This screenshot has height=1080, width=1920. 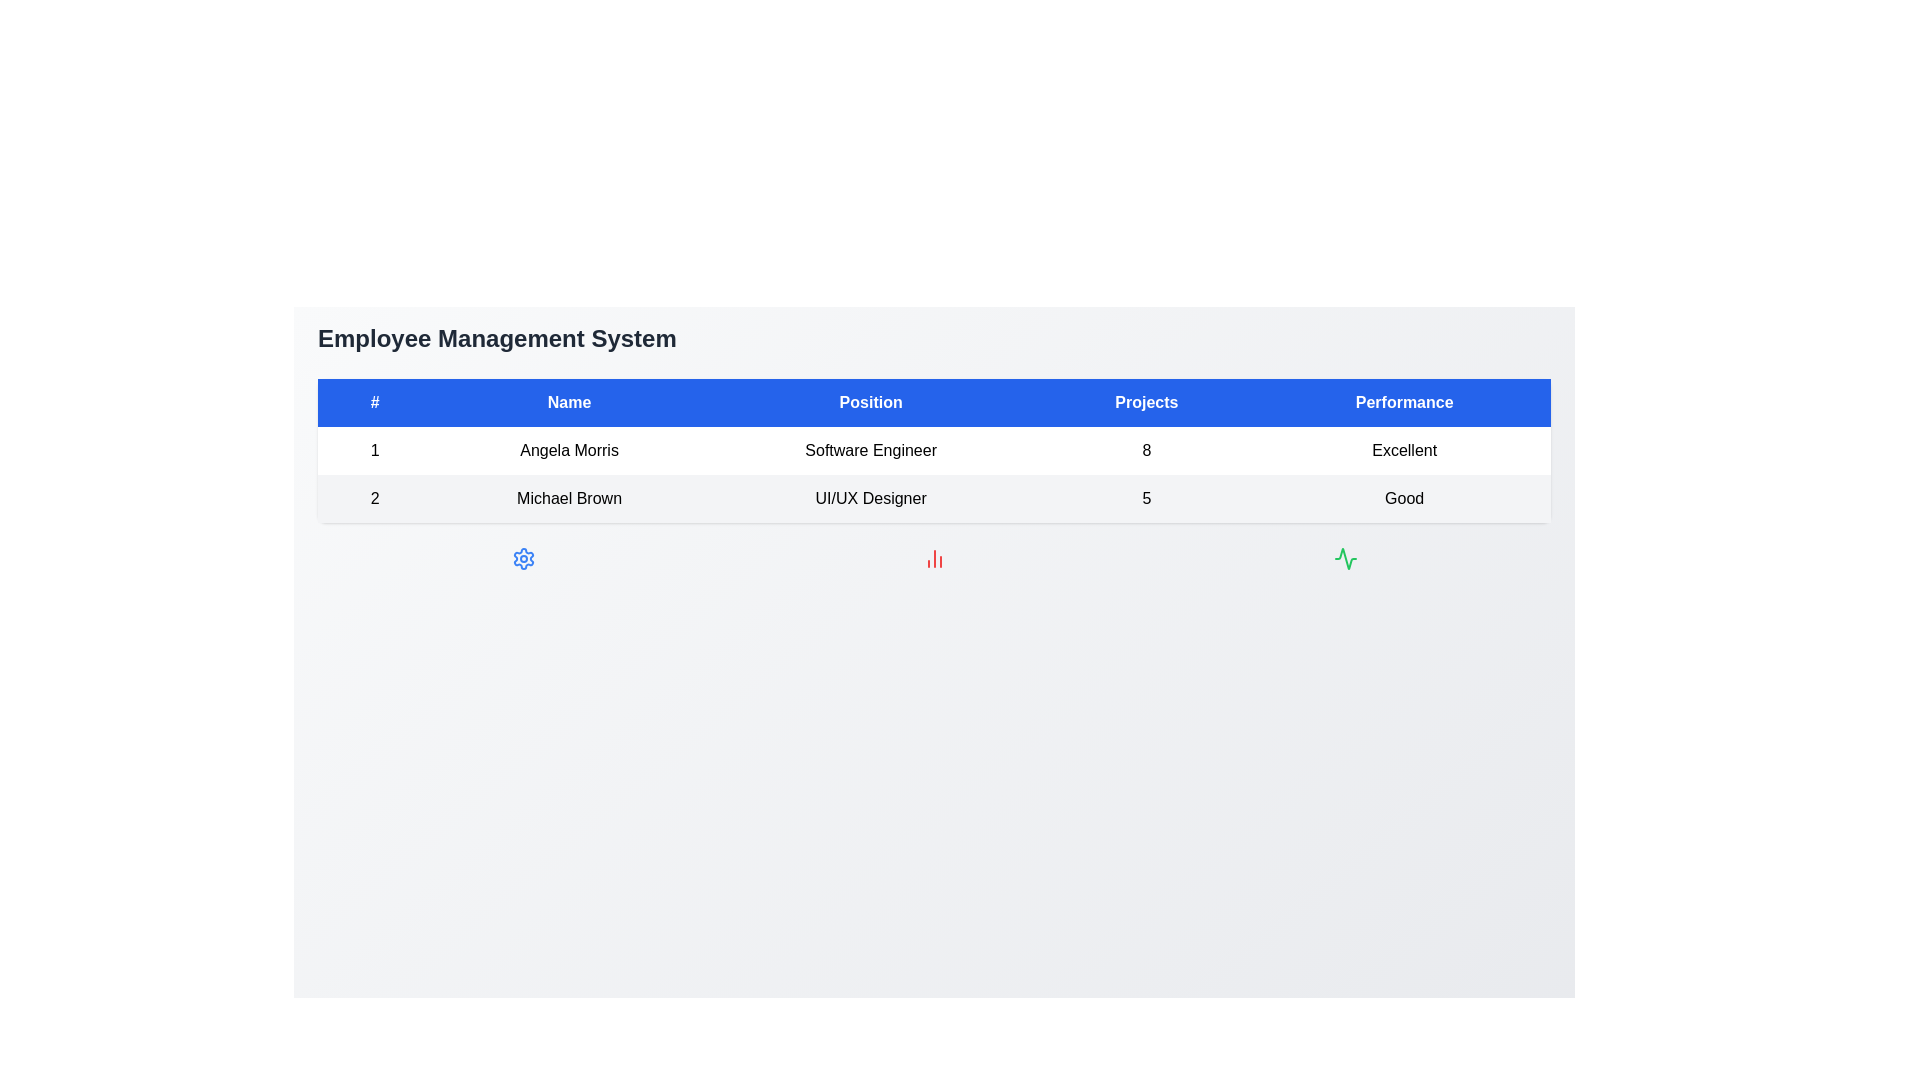 What do you see at coordinates (871, 497) in the screenshot?
I see `text label displaying 'UI/UX Designer' in the second row of the Employee Management System table, which corresponds to Michael Brown's position` at bounding box center [871, 497].